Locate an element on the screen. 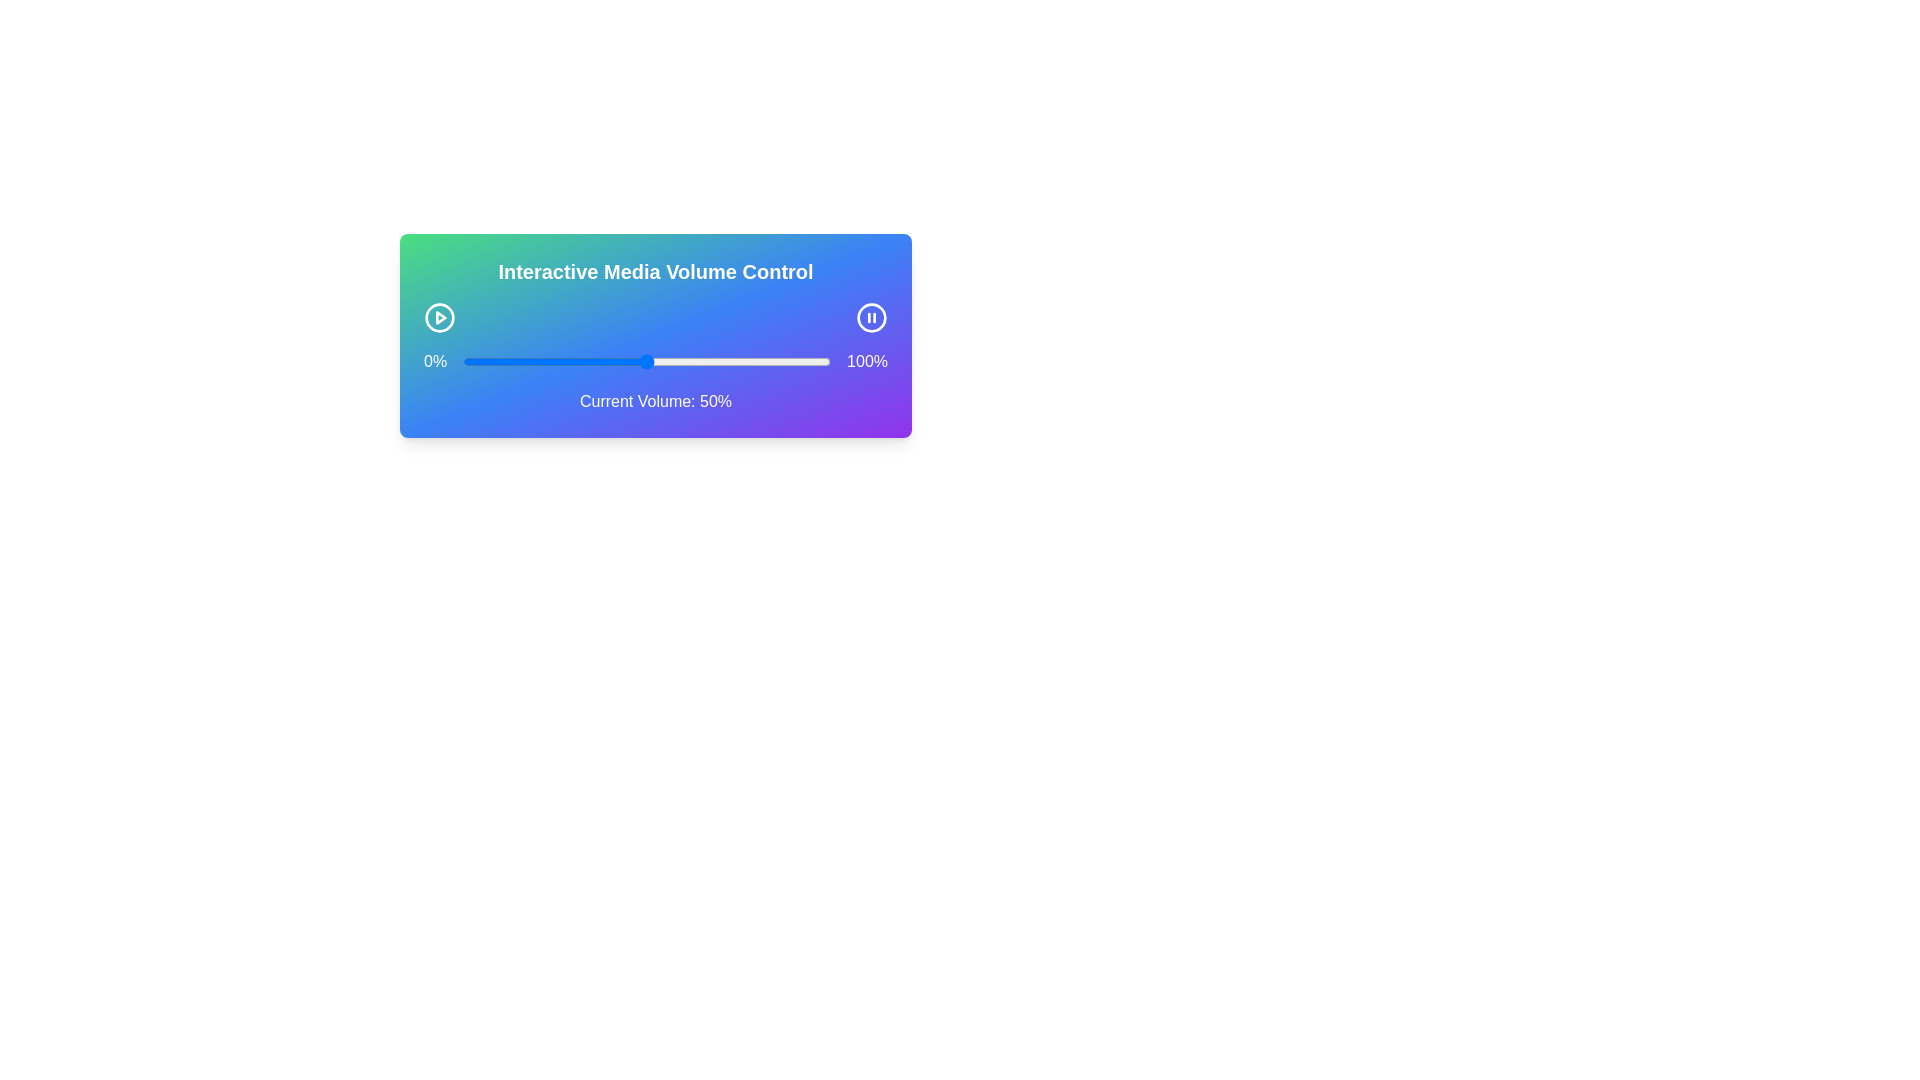 The image size is (1920, 1080). the volume to 60% by dragging the slider is located at coordinates (683, 362).